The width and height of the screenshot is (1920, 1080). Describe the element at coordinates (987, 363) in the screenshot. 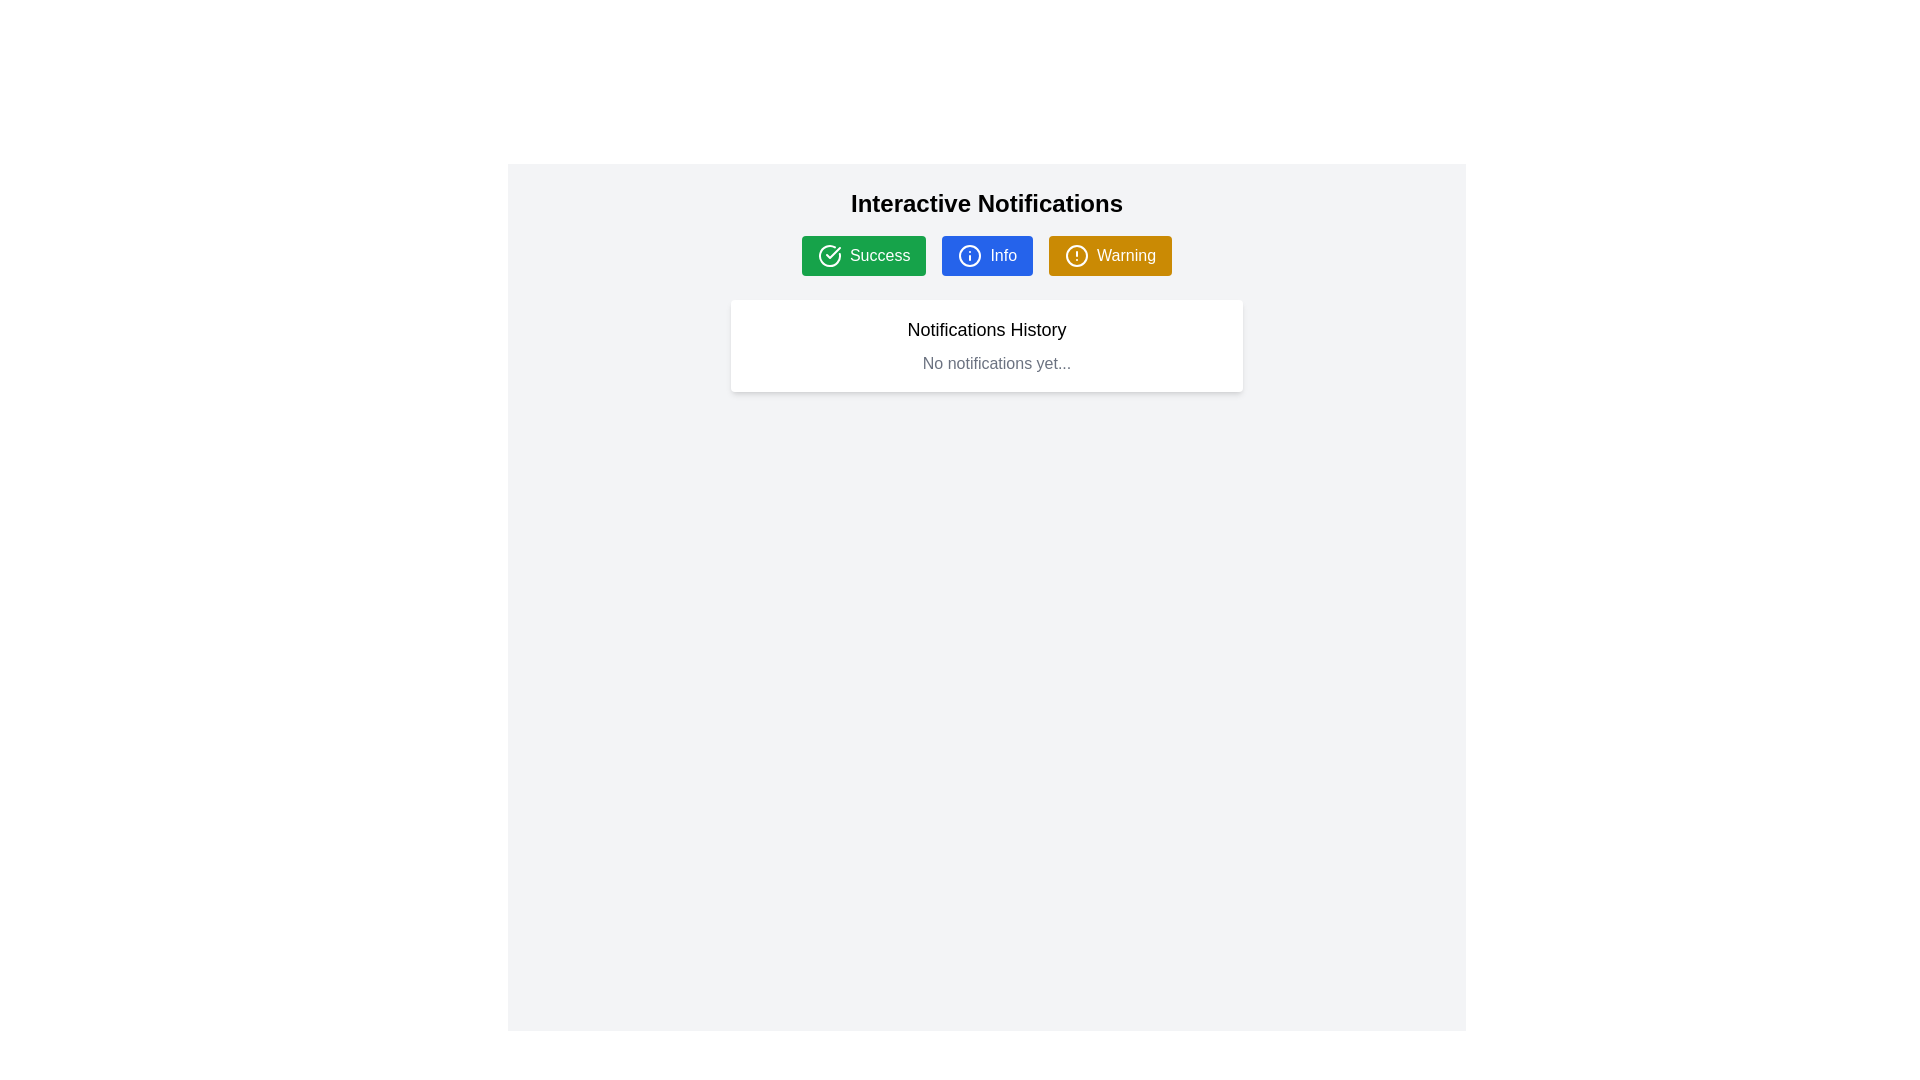

I see `the Text block that informs the user there are currently no notifications available, located in the Notifications History section underneath the title` at that location.